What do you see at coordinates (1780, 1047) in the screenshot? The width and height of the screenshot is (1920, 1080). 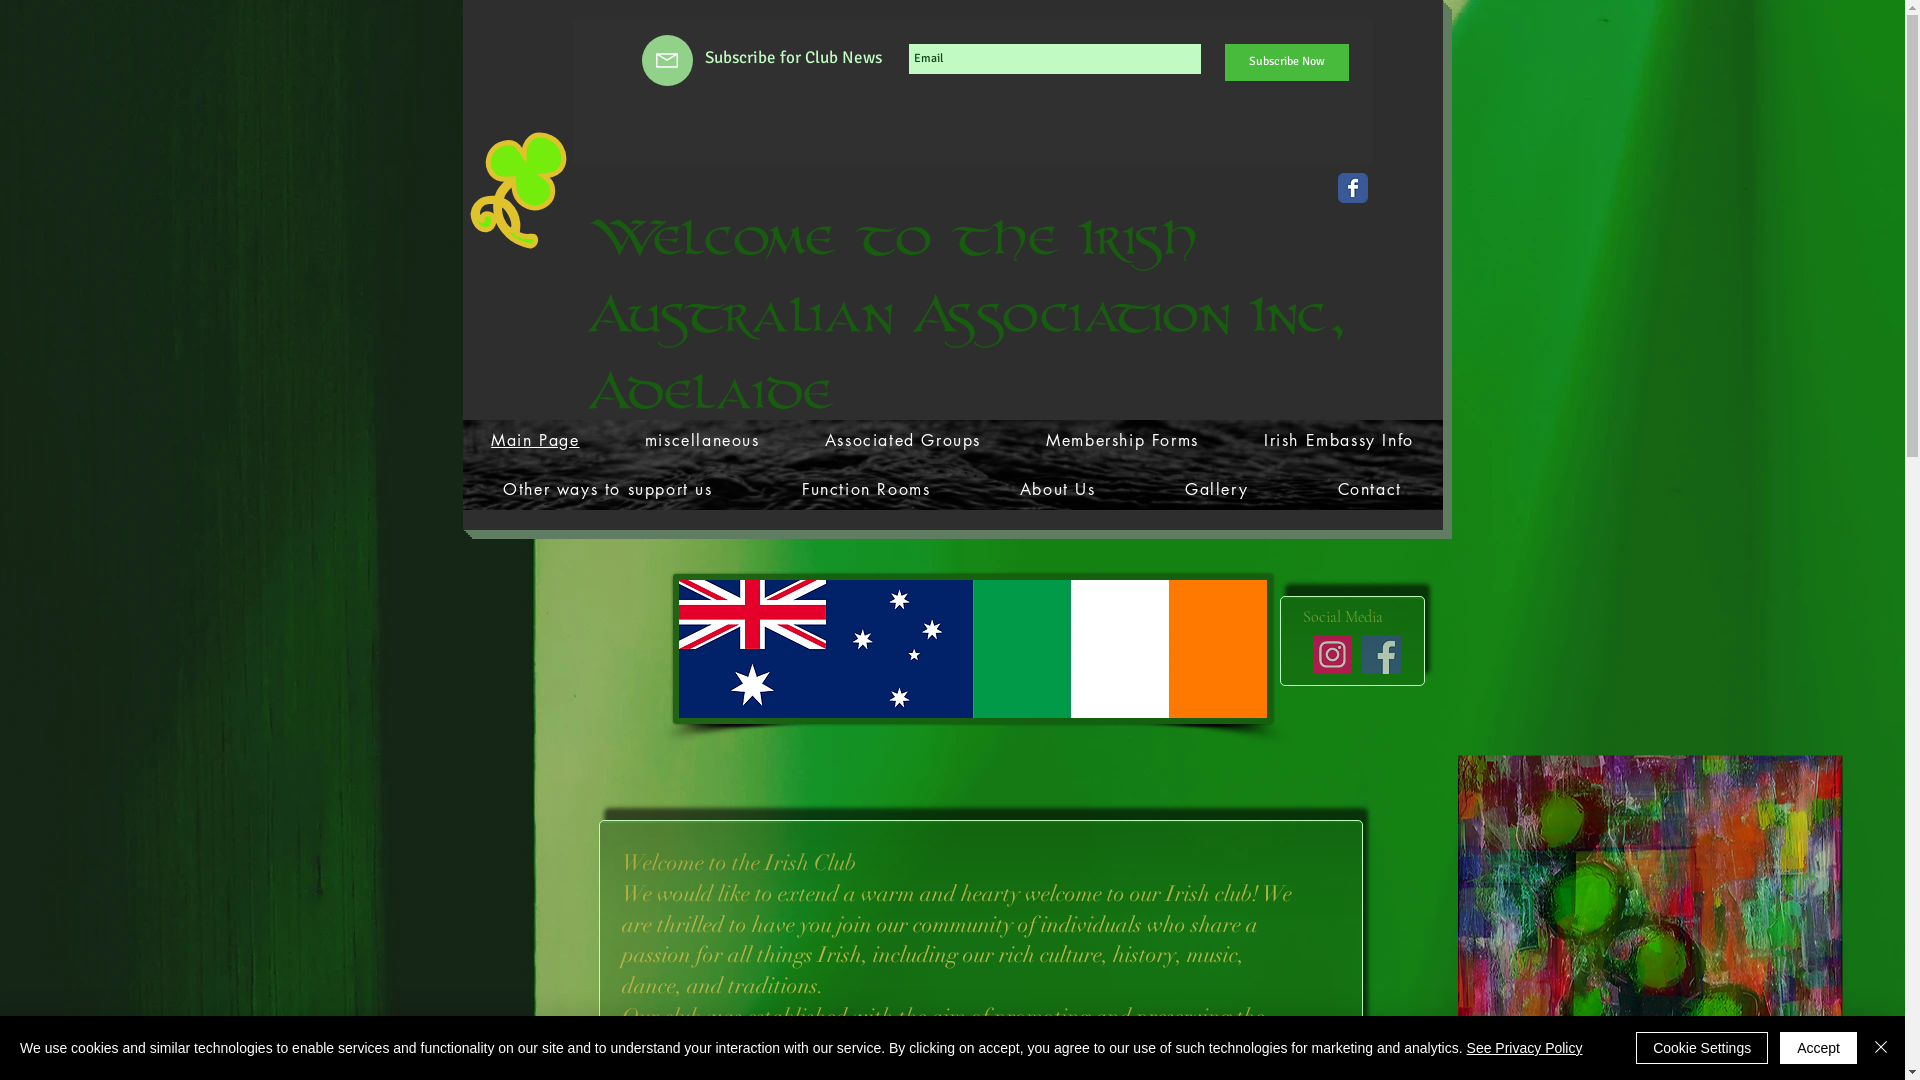 I see `'Accept'` at bounding box center [1780, 1047].